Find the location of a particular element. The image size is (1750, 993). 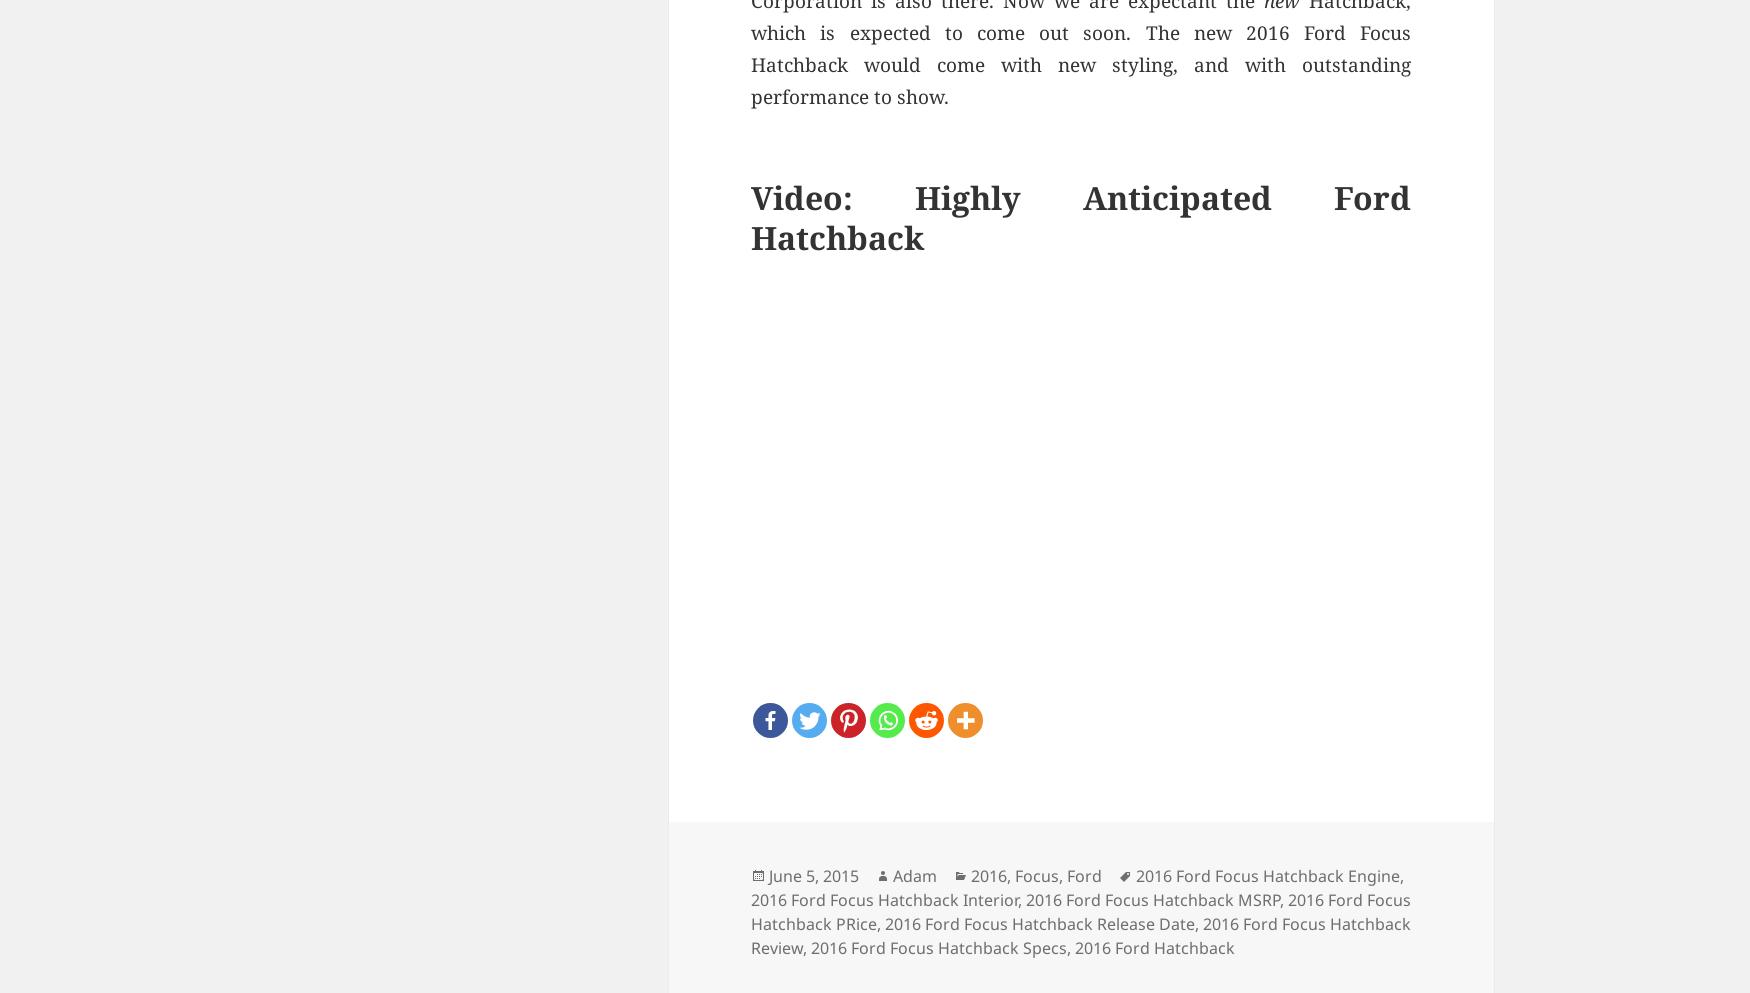

'2016 Ford Focus Hatchback Specs' is located at coordinates (939, 946).